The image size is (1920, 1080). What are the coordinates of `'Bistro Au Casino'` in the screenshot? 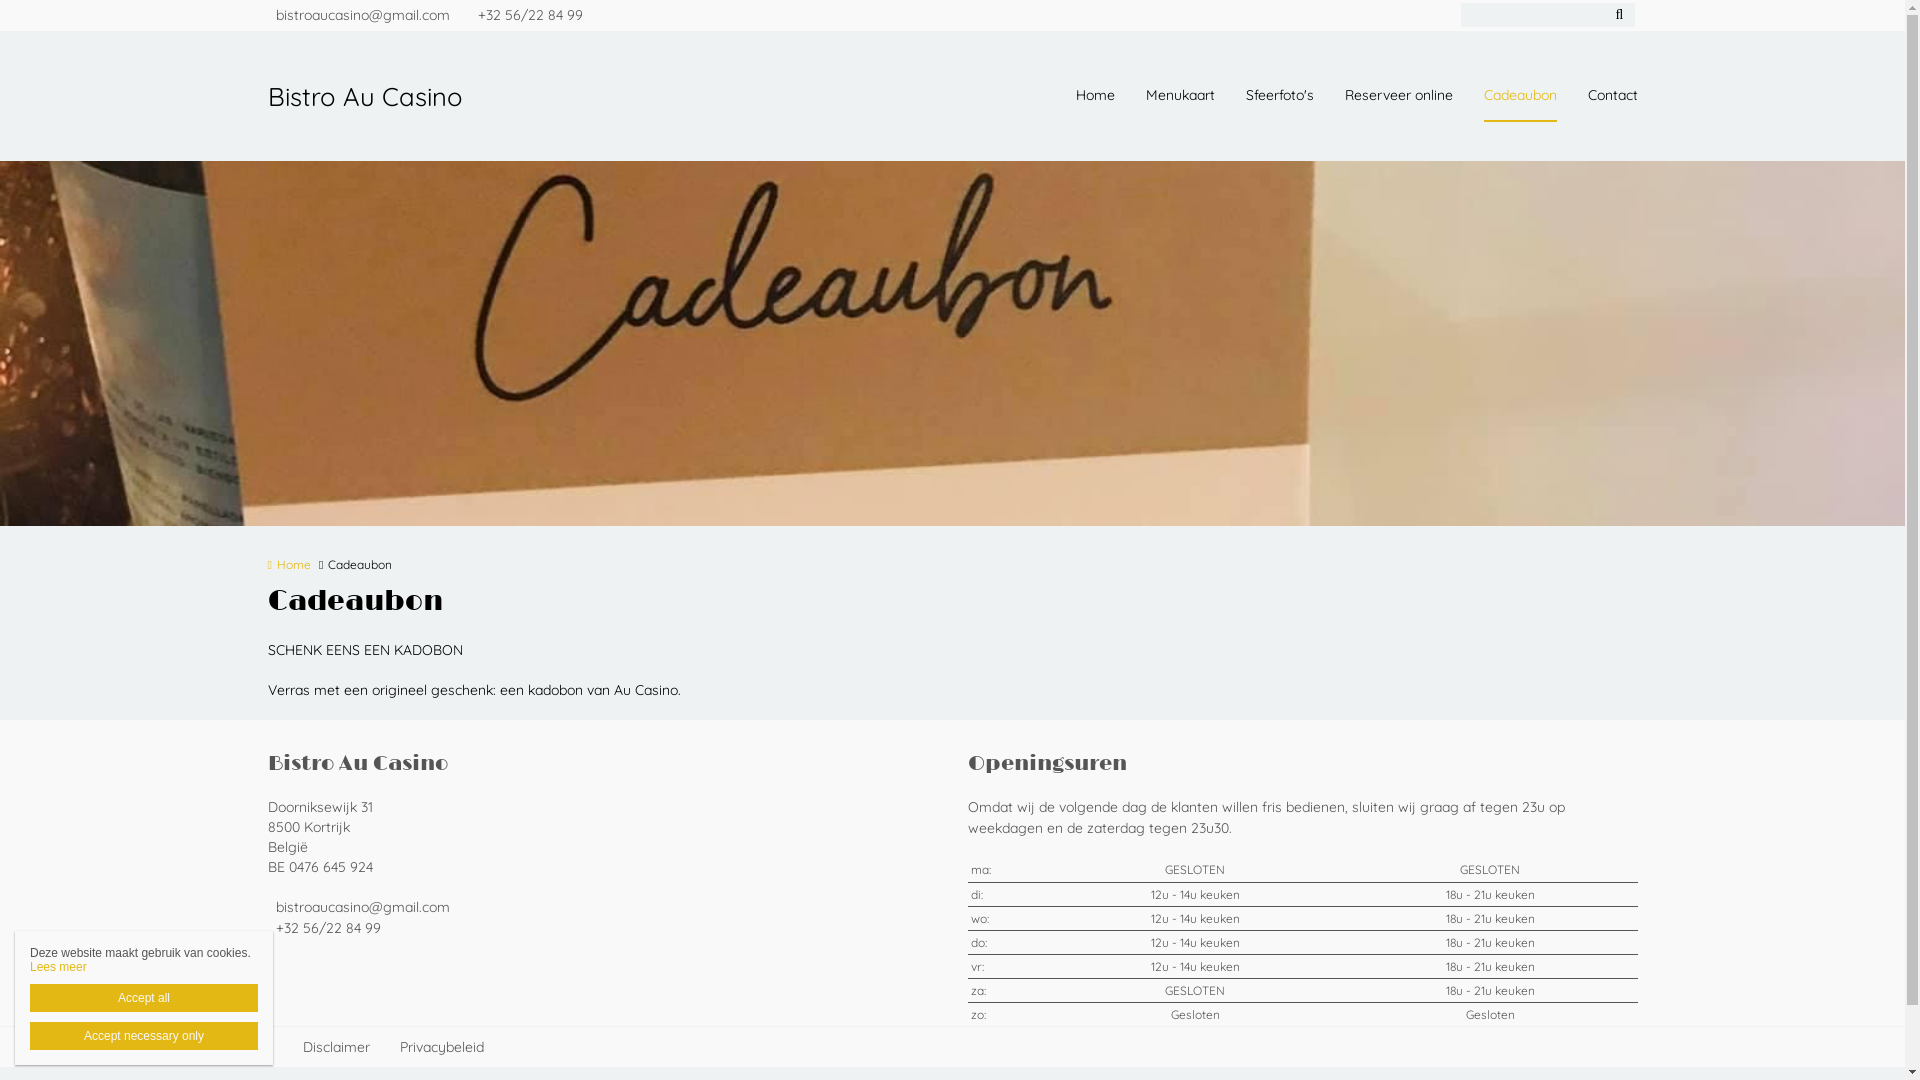 It's located at (388, 96).